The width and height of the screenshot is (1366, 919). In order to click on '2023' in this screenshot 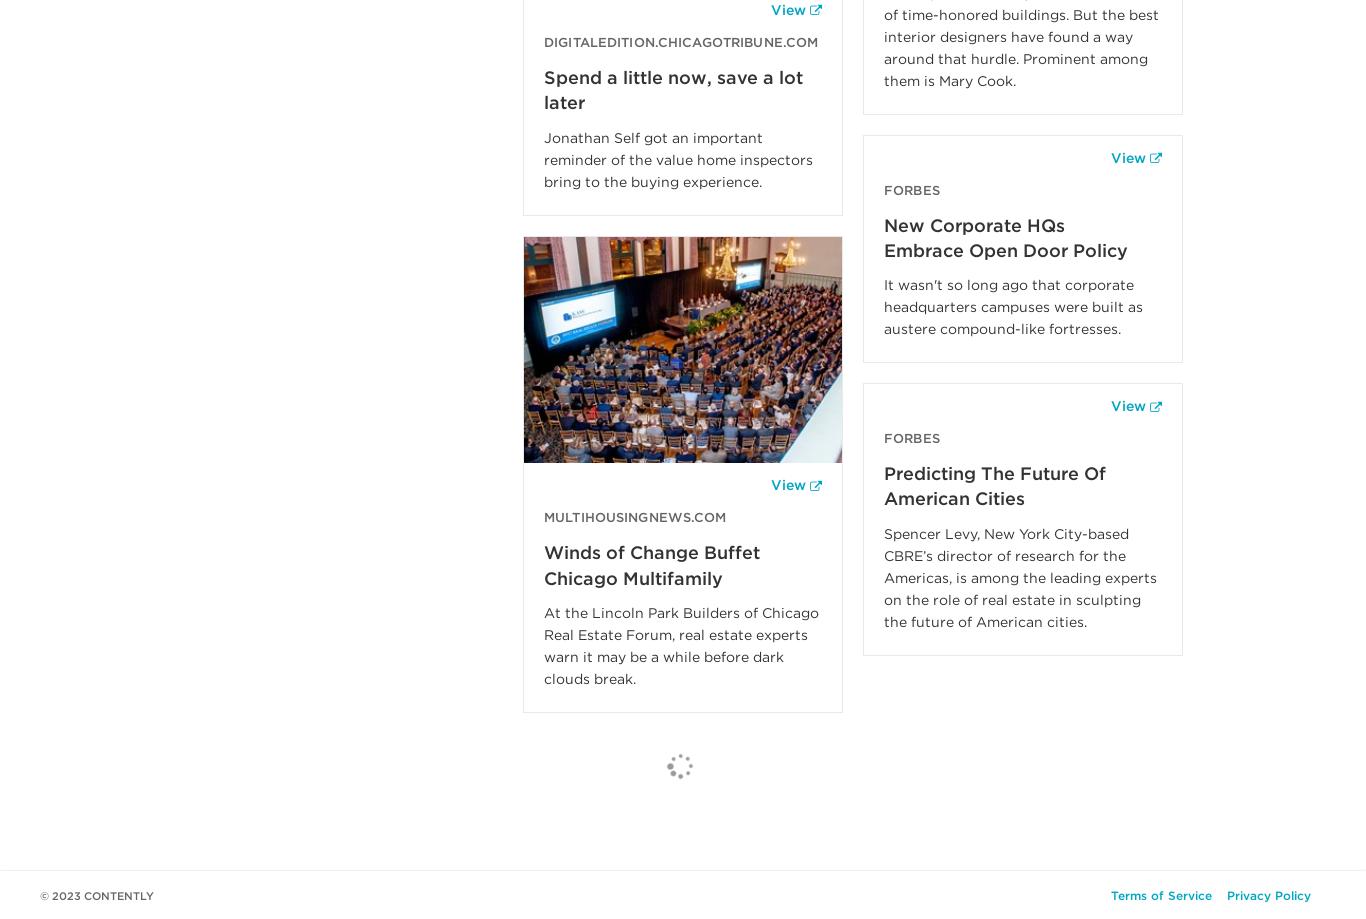, I will do `click(66, 894)`.